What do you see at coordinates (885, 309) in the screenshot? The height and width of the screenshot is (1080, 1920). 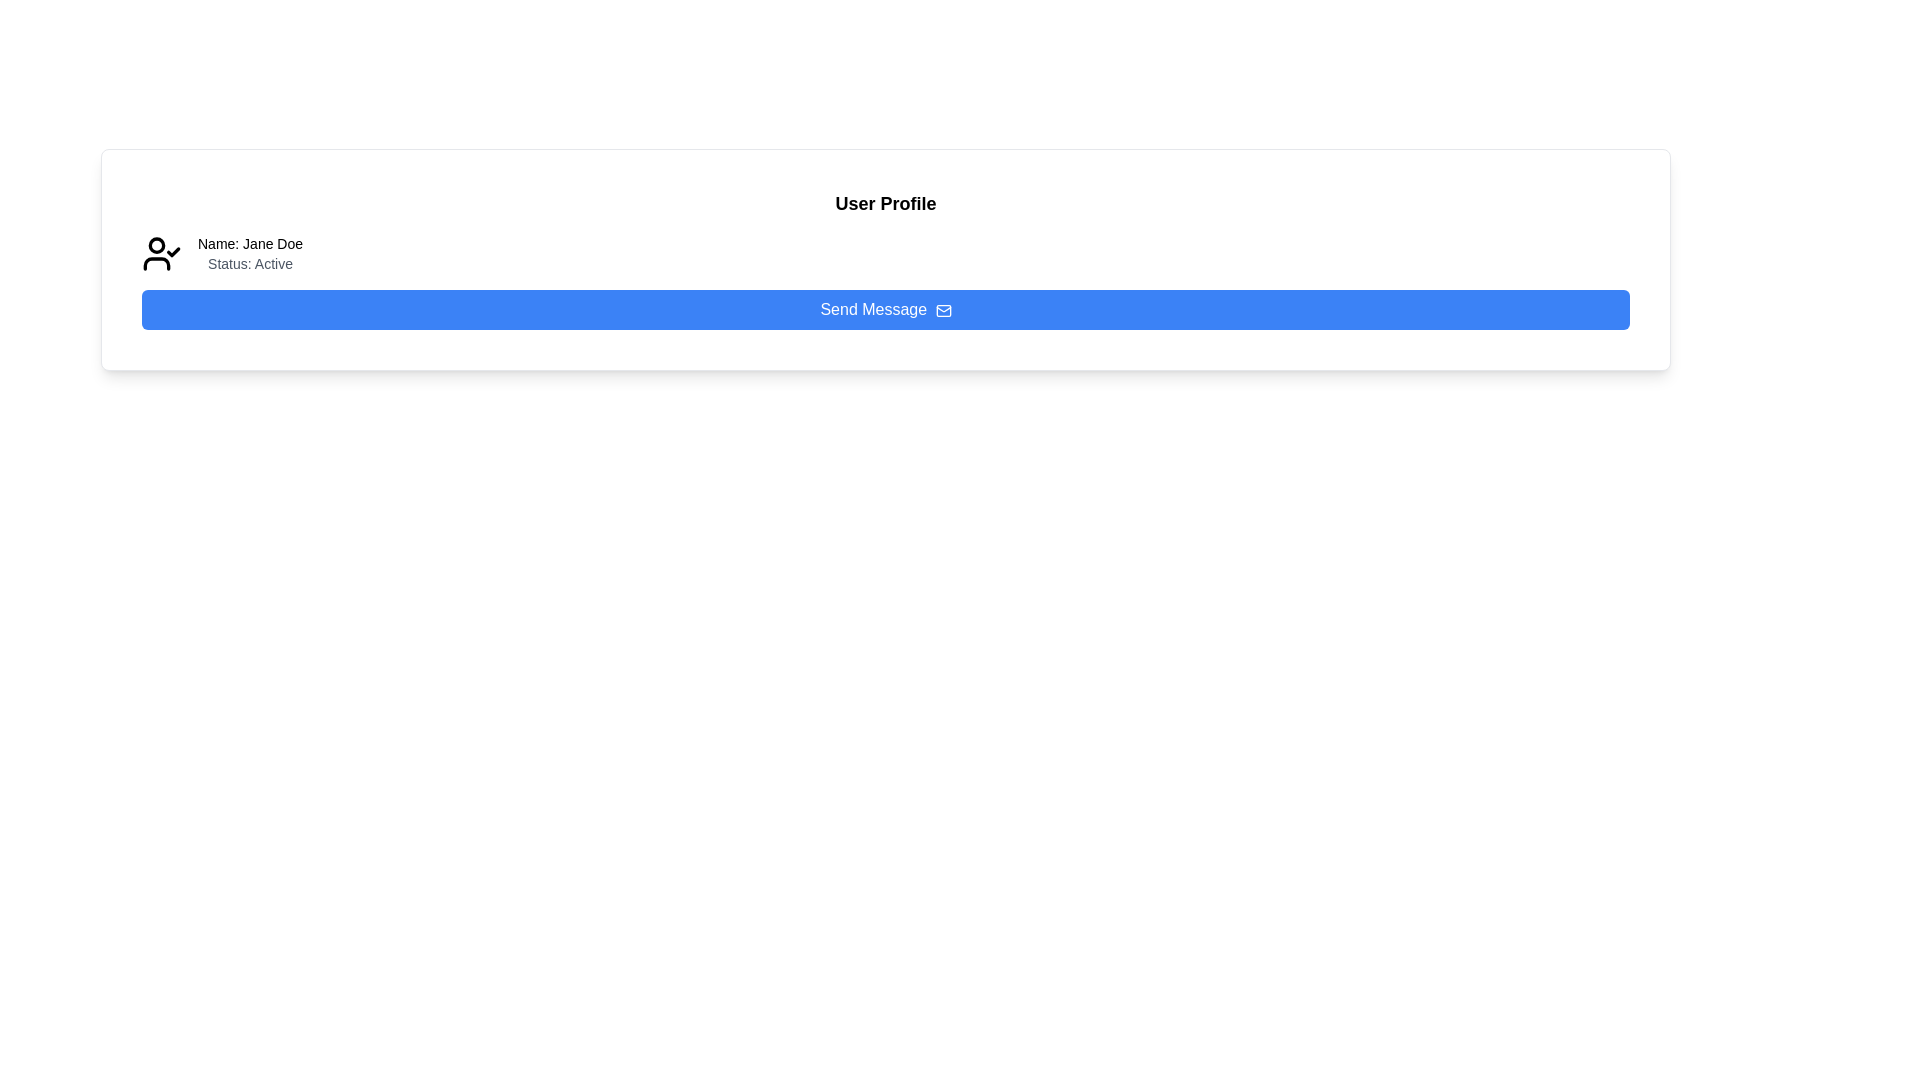 I see `the message sending button located in the 'User Profile' section below the status information for 'Jane Doe'` at bounding box center [885, 309].